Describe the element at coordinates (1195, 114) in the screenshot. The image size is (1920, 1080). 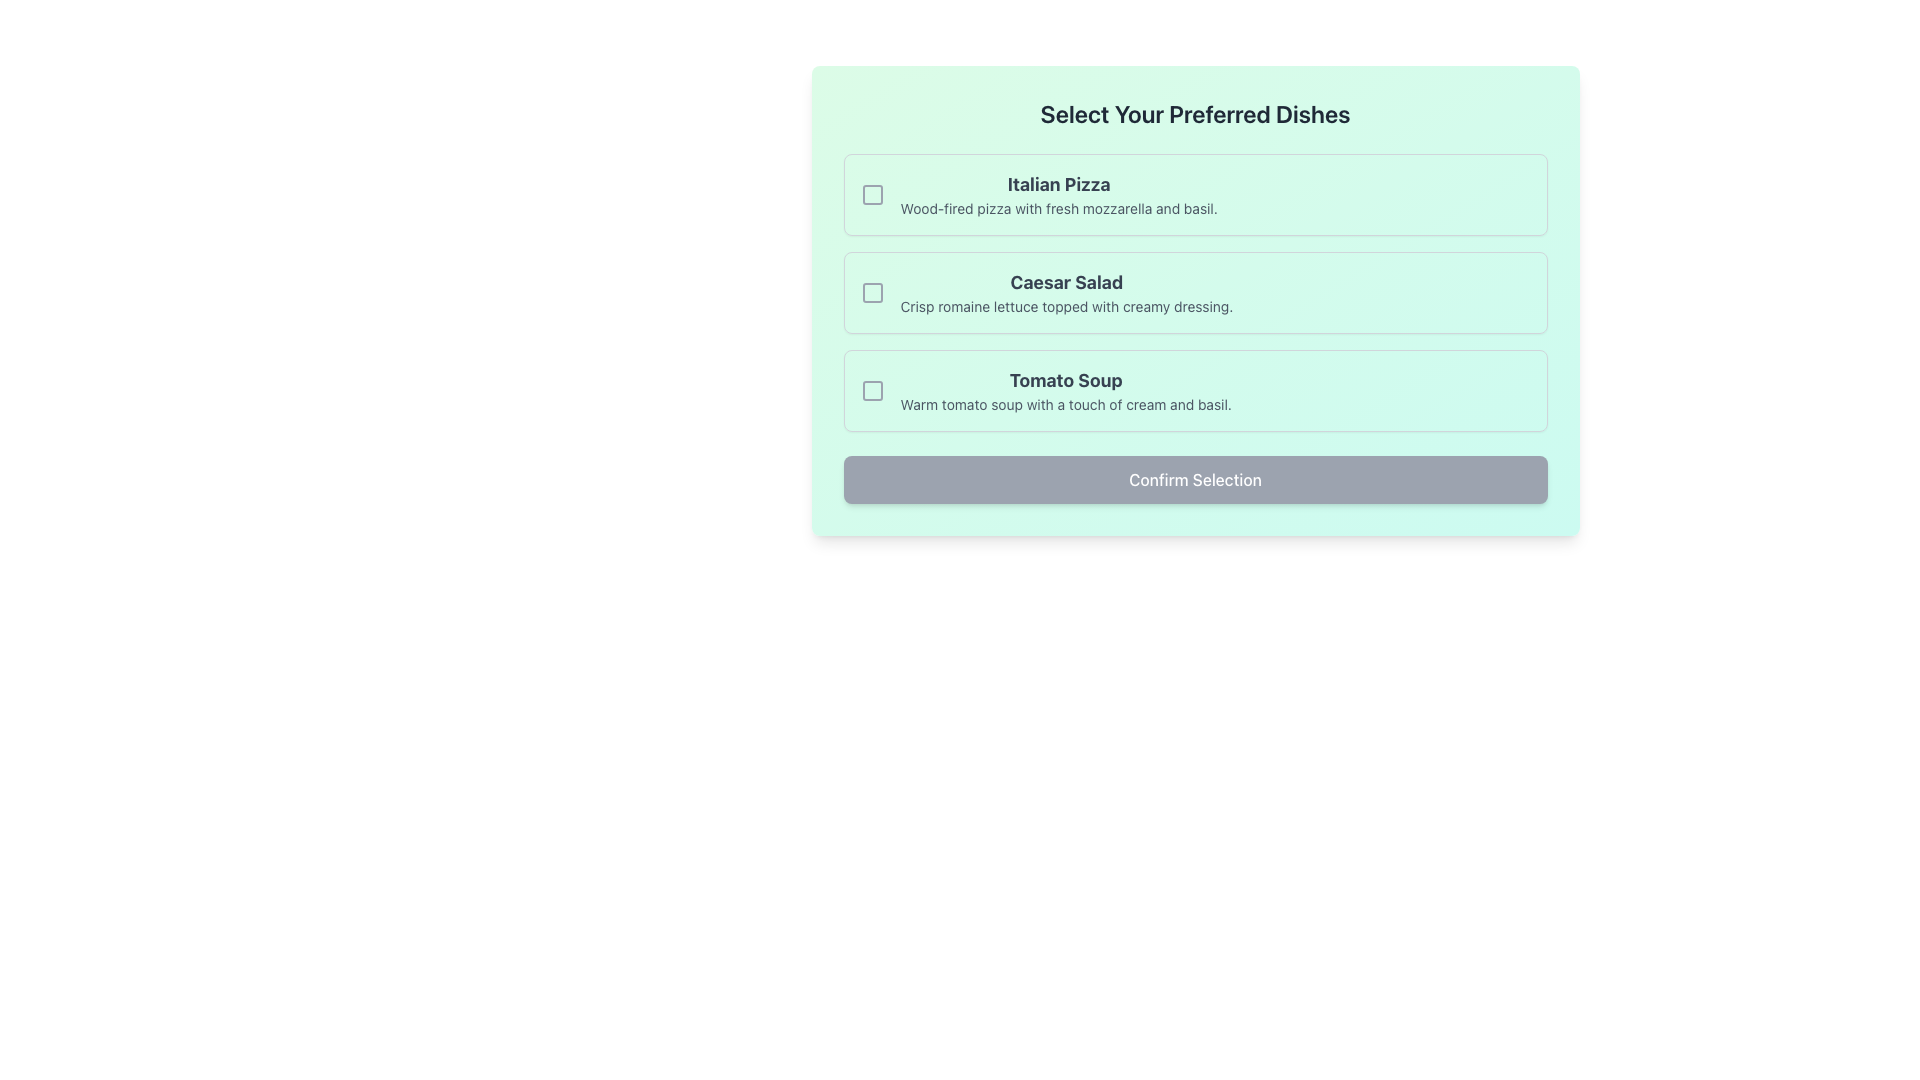
I see `the heading text that introduces the options below for user selection, which is positioned above a list of selectable food items` at that location.